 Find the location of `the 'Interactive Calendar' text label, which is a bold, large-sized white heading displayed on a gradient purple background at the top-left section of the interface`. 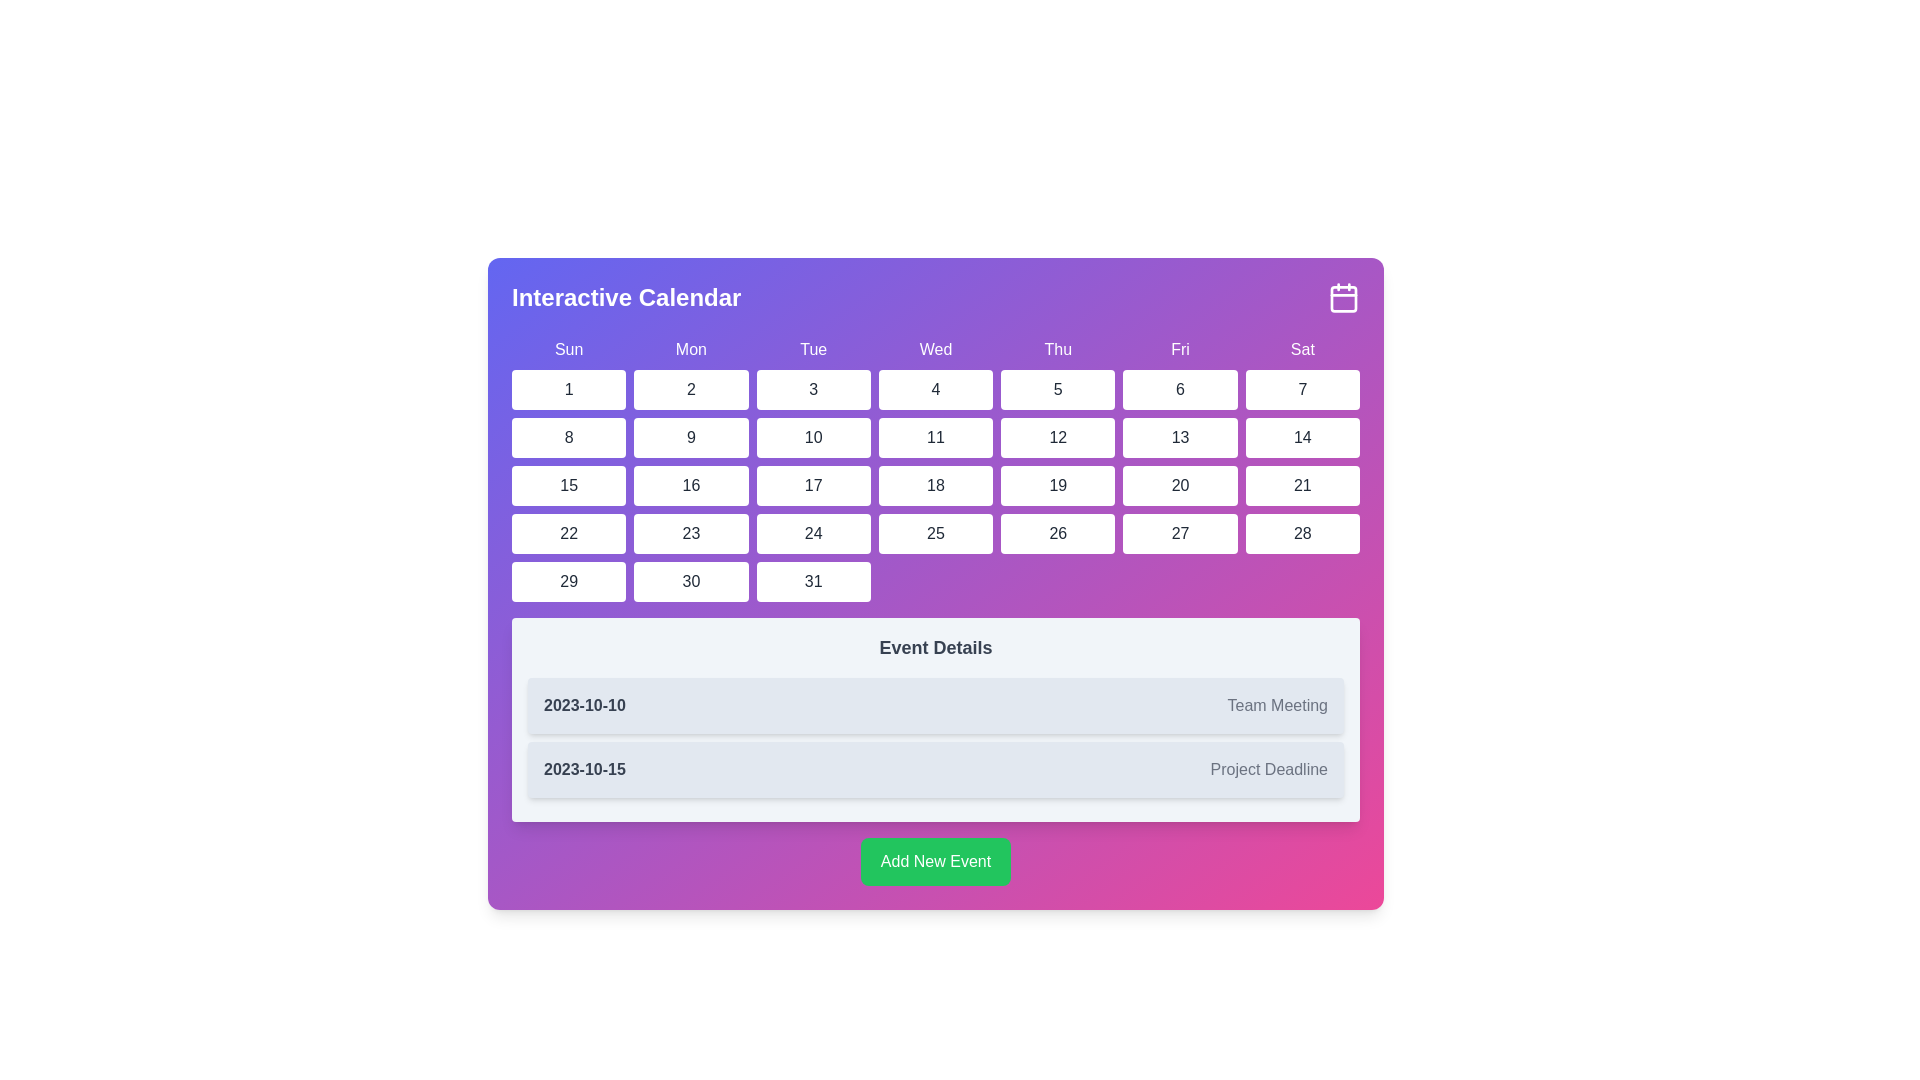

the 'Interactive Calendar' text label, which is a bold, large-sized white heading displayed on a gradient purple background at the top-left section of the interface is located at coordinates (625, 297).